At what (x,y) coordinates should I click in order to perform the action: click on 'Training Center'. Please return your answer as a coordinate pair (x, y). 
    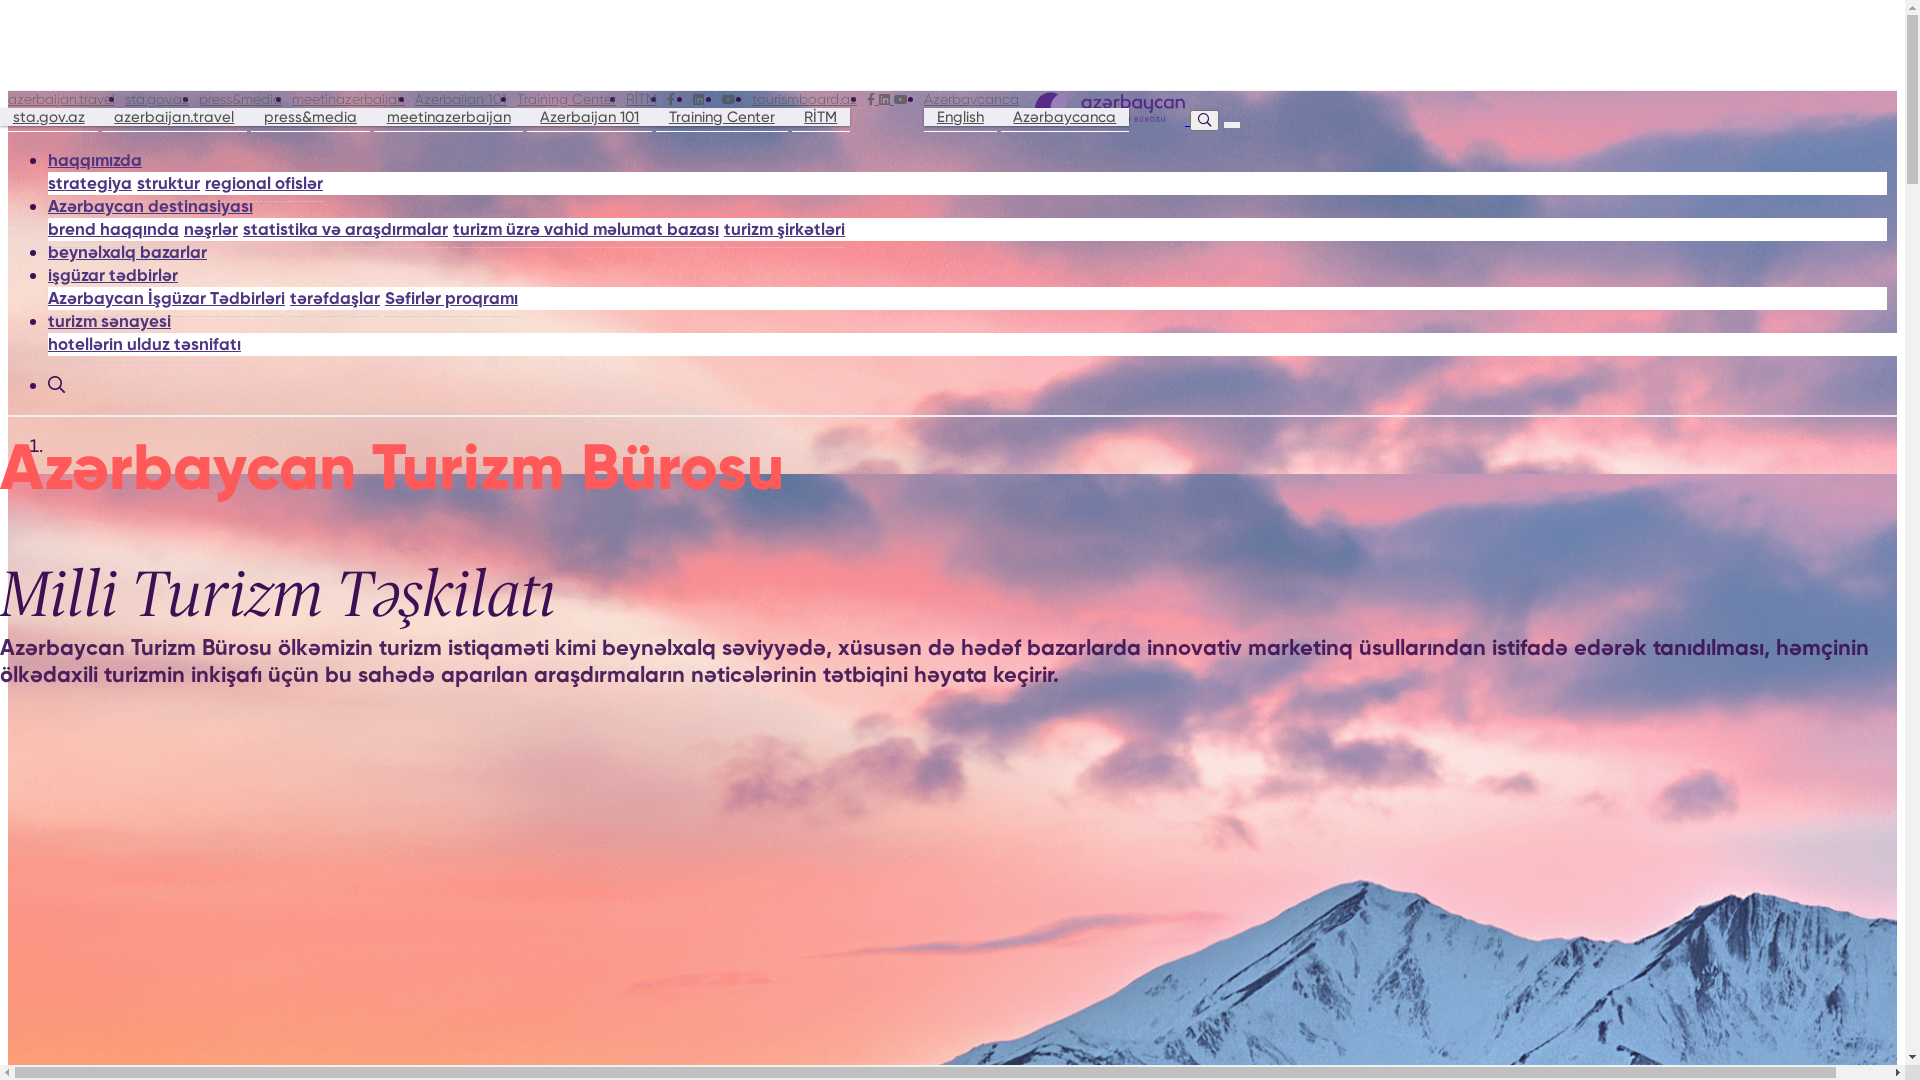
    Looking at the image, I should click on (720, 117).